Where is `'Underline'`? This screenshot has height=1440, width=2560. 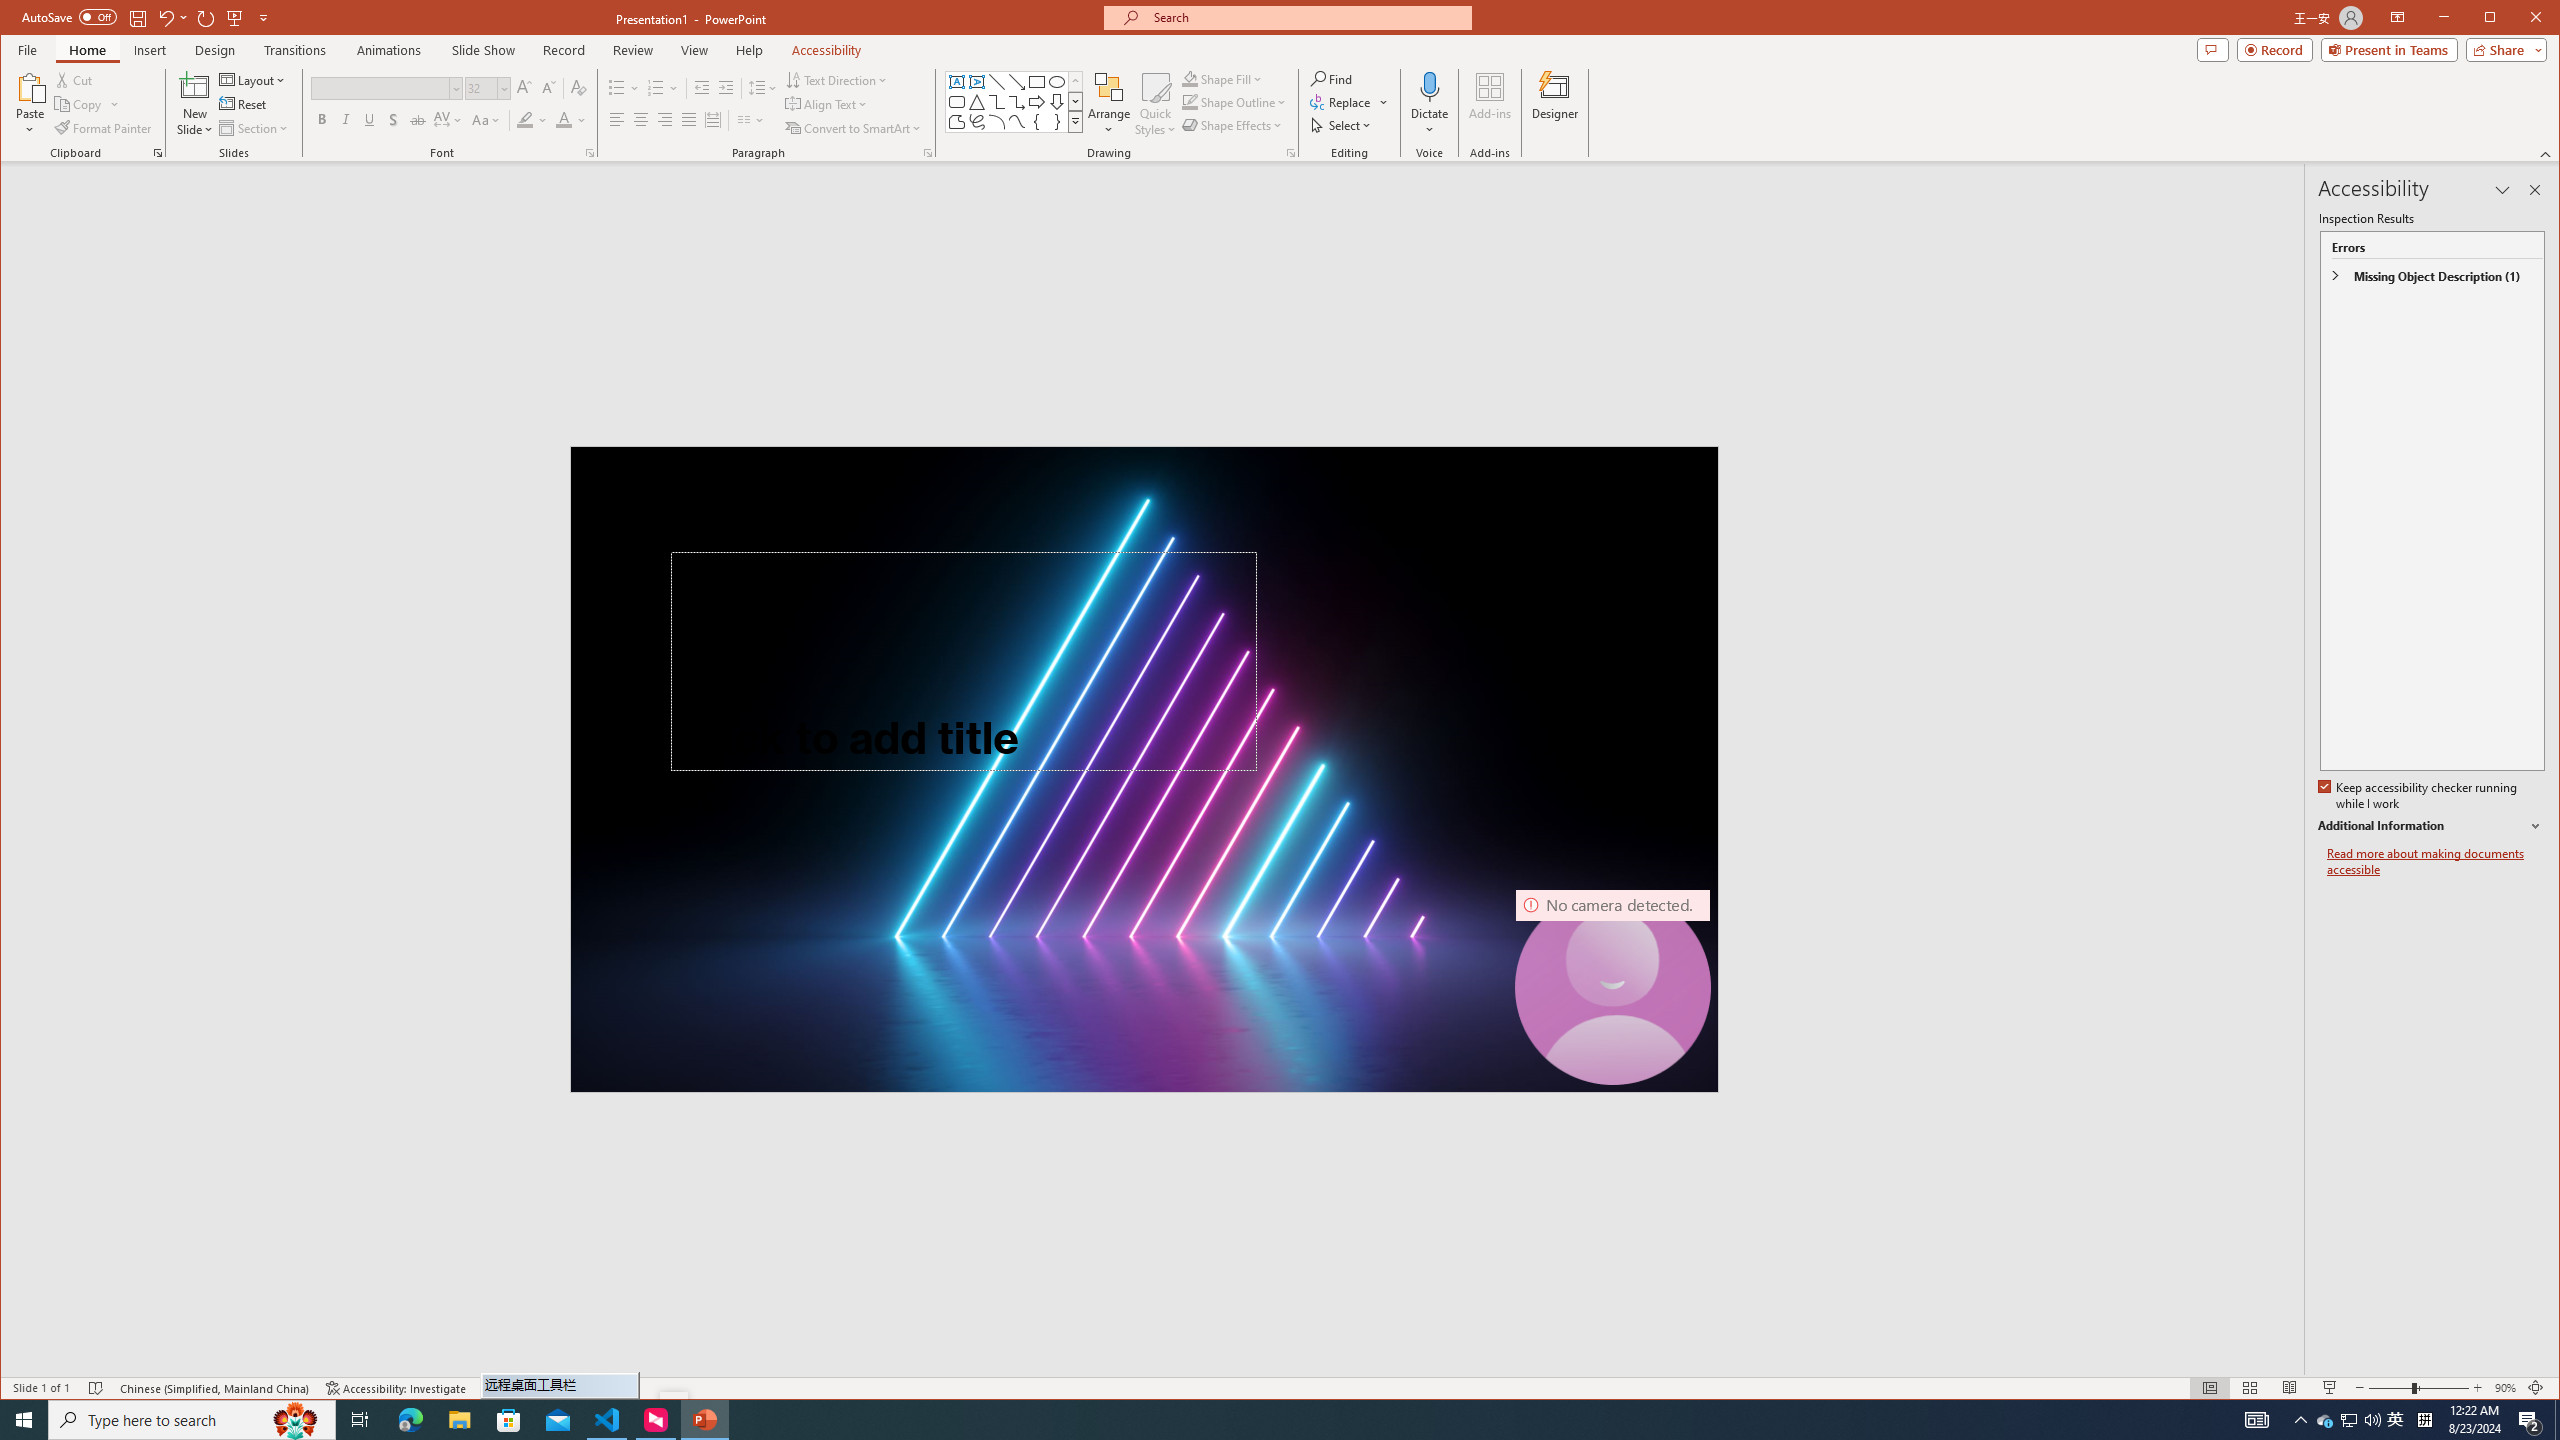 'Underline' is located at coordinates (368, 119).